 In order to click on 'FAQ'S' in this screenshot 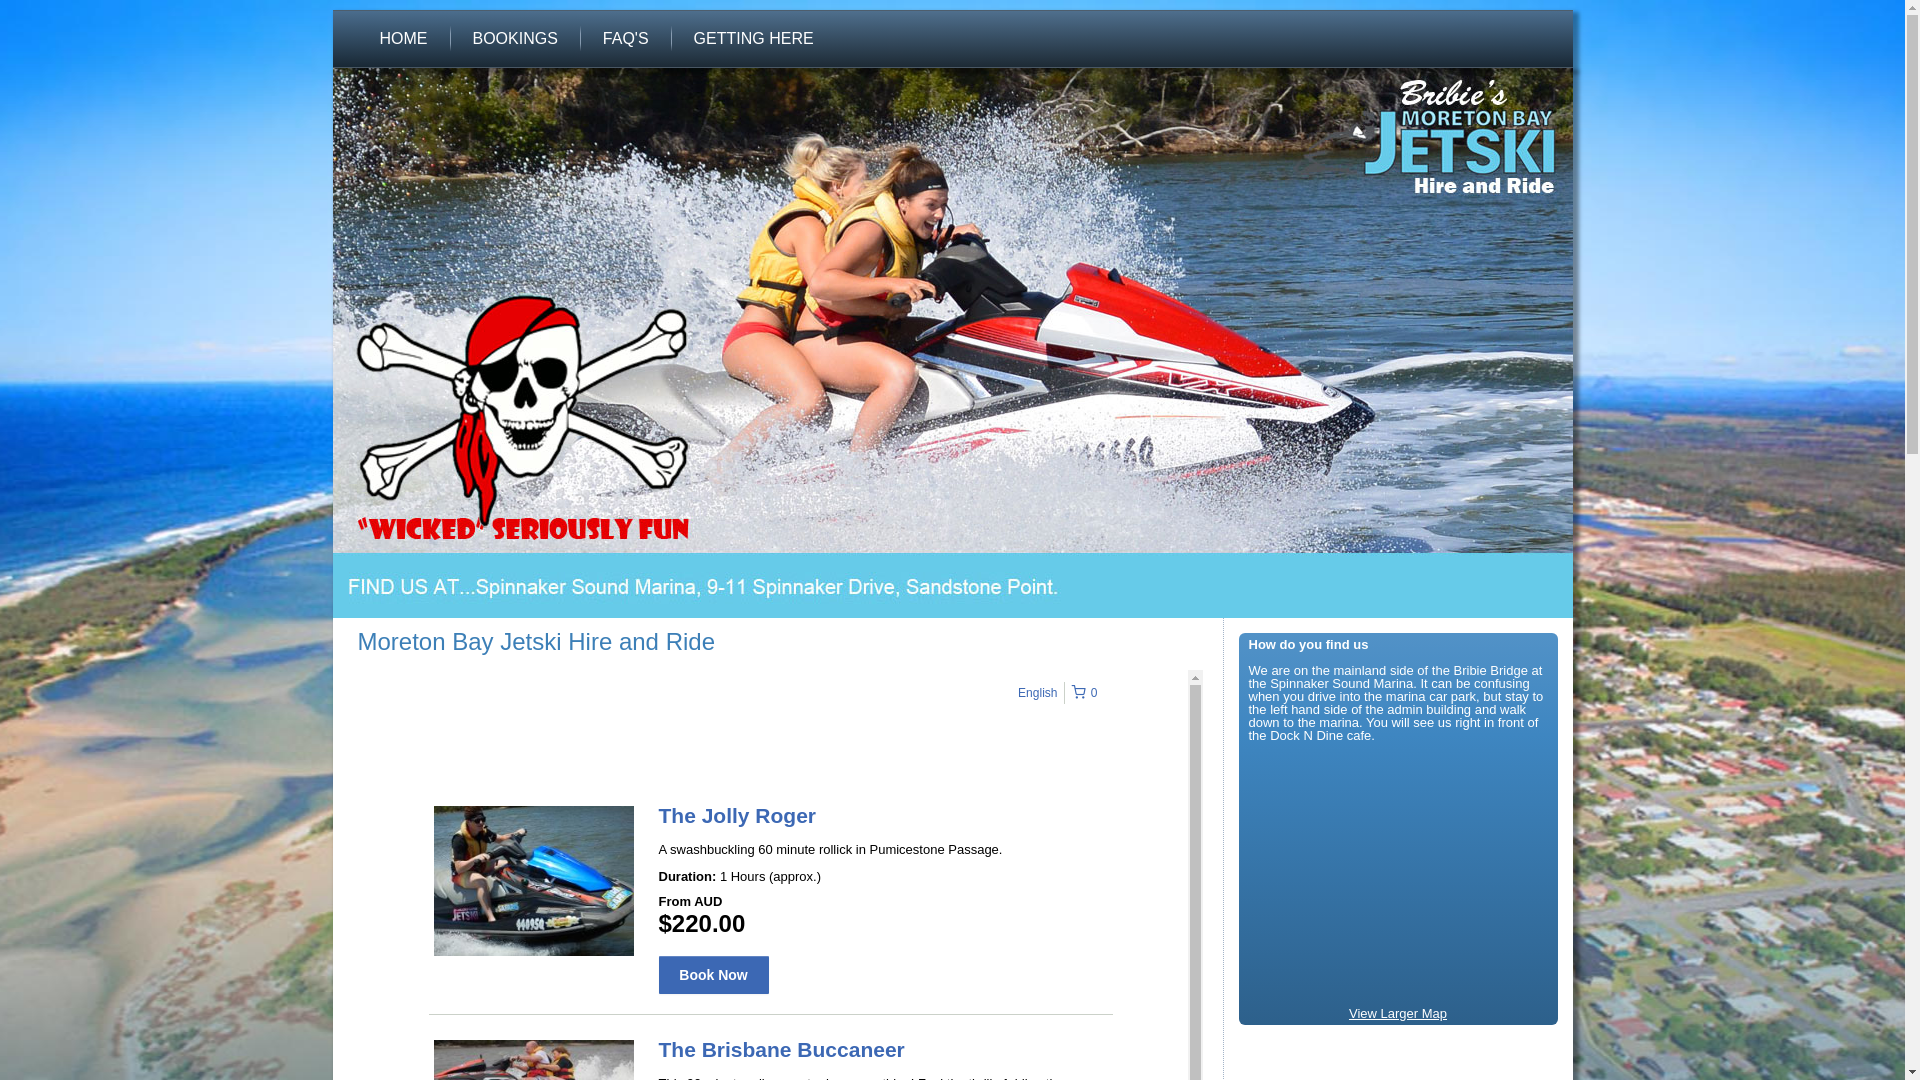, I will do `click(624, 38)`.